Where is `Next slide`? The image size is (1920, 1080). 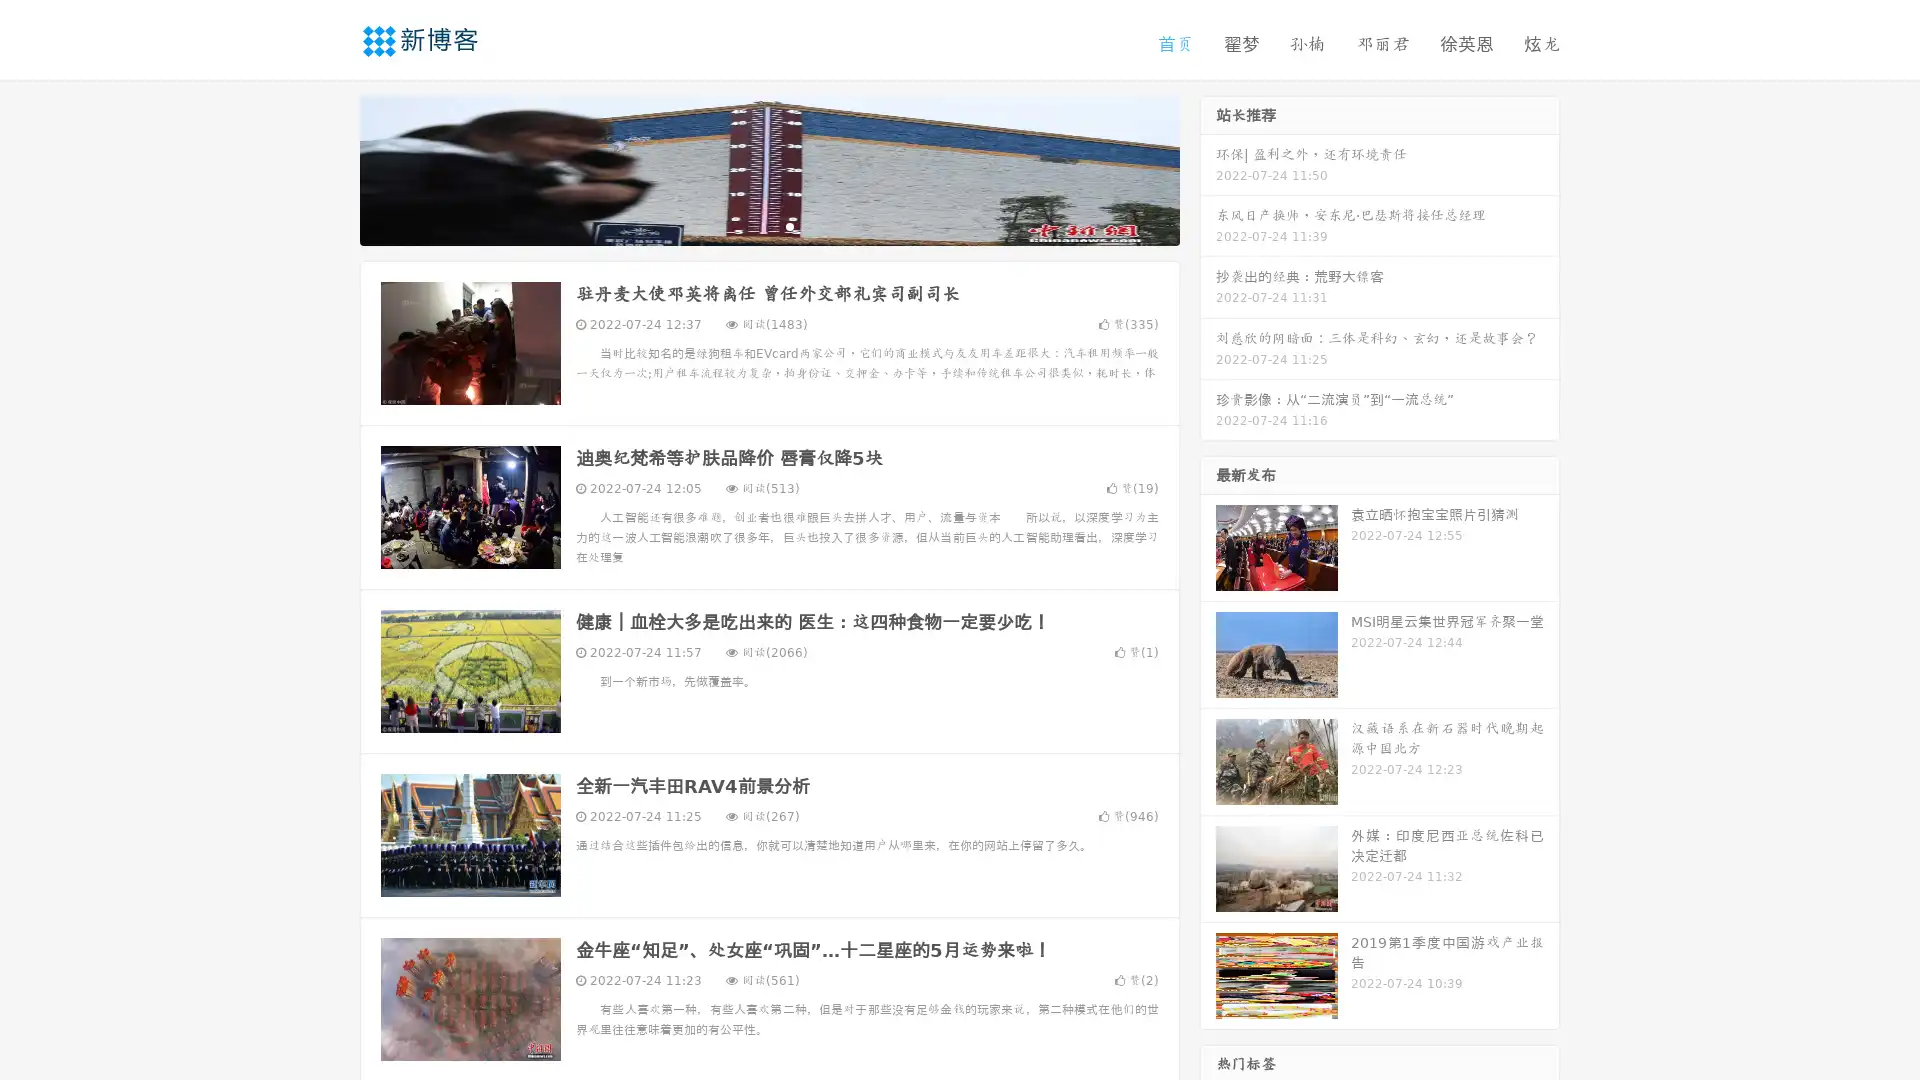 Next slide is located at coordinates (1208, 168).